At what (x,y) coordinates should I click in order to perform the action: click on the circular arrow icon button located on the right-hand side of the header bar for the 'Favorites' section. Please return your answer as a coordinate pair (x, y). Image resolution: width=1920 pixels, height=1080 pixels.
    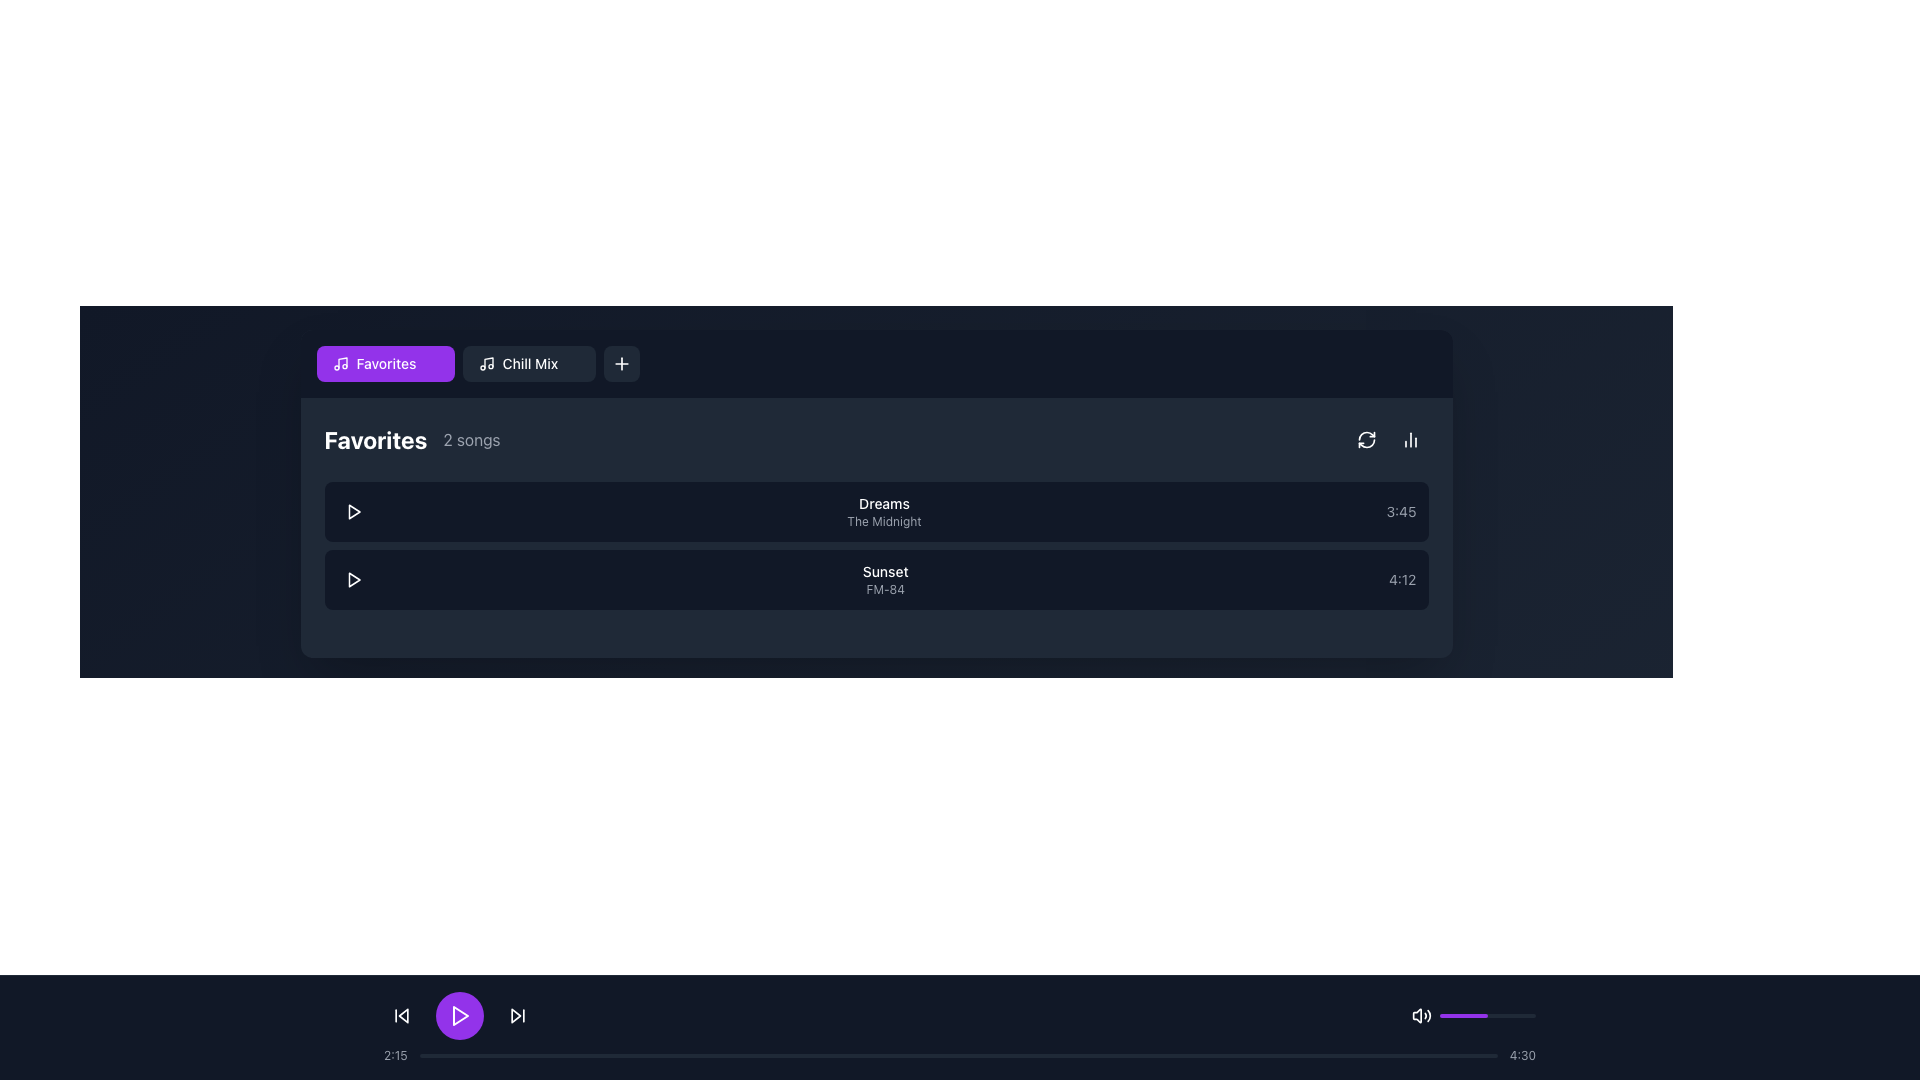
    Looking at the image, I should click on (1365, 438).